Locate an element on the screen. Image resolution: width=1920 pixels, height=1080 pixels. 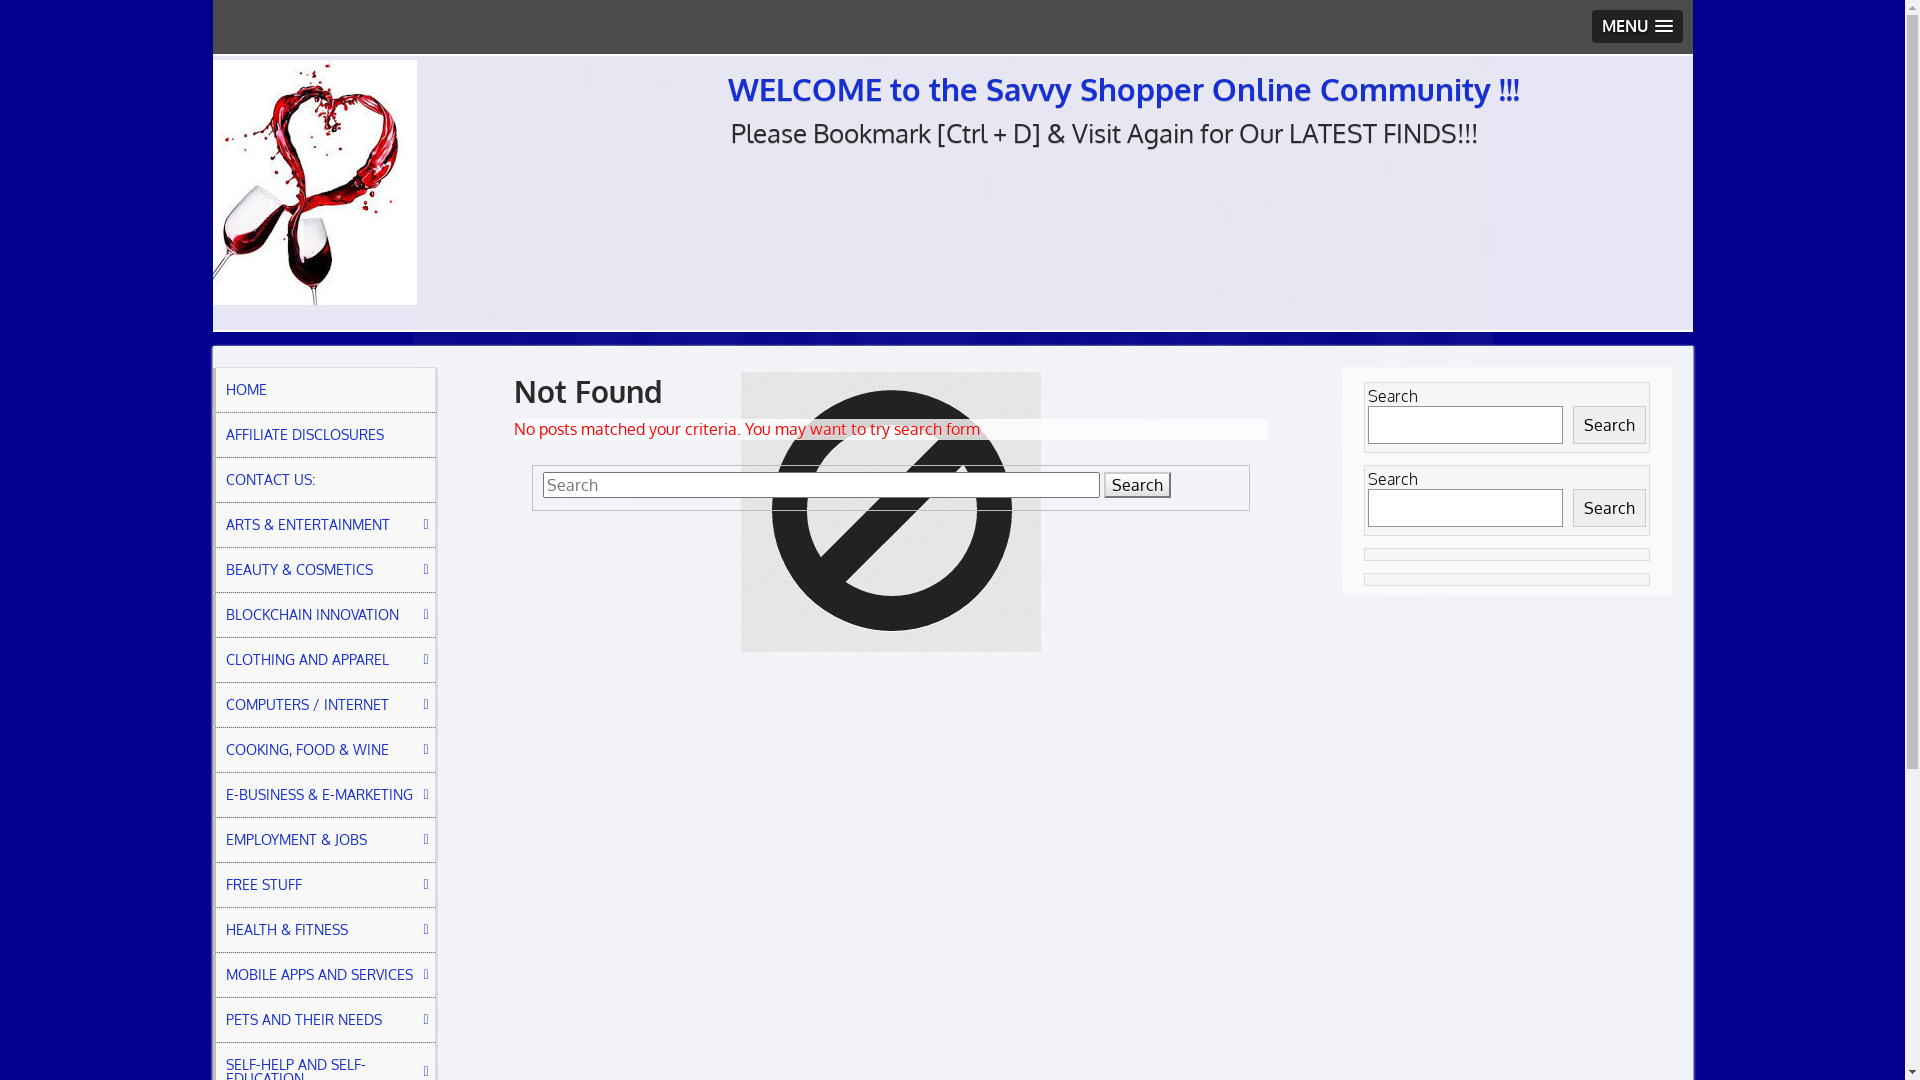
'EMPLOYMENT & JOBS' is located at coordinates (324, 840).